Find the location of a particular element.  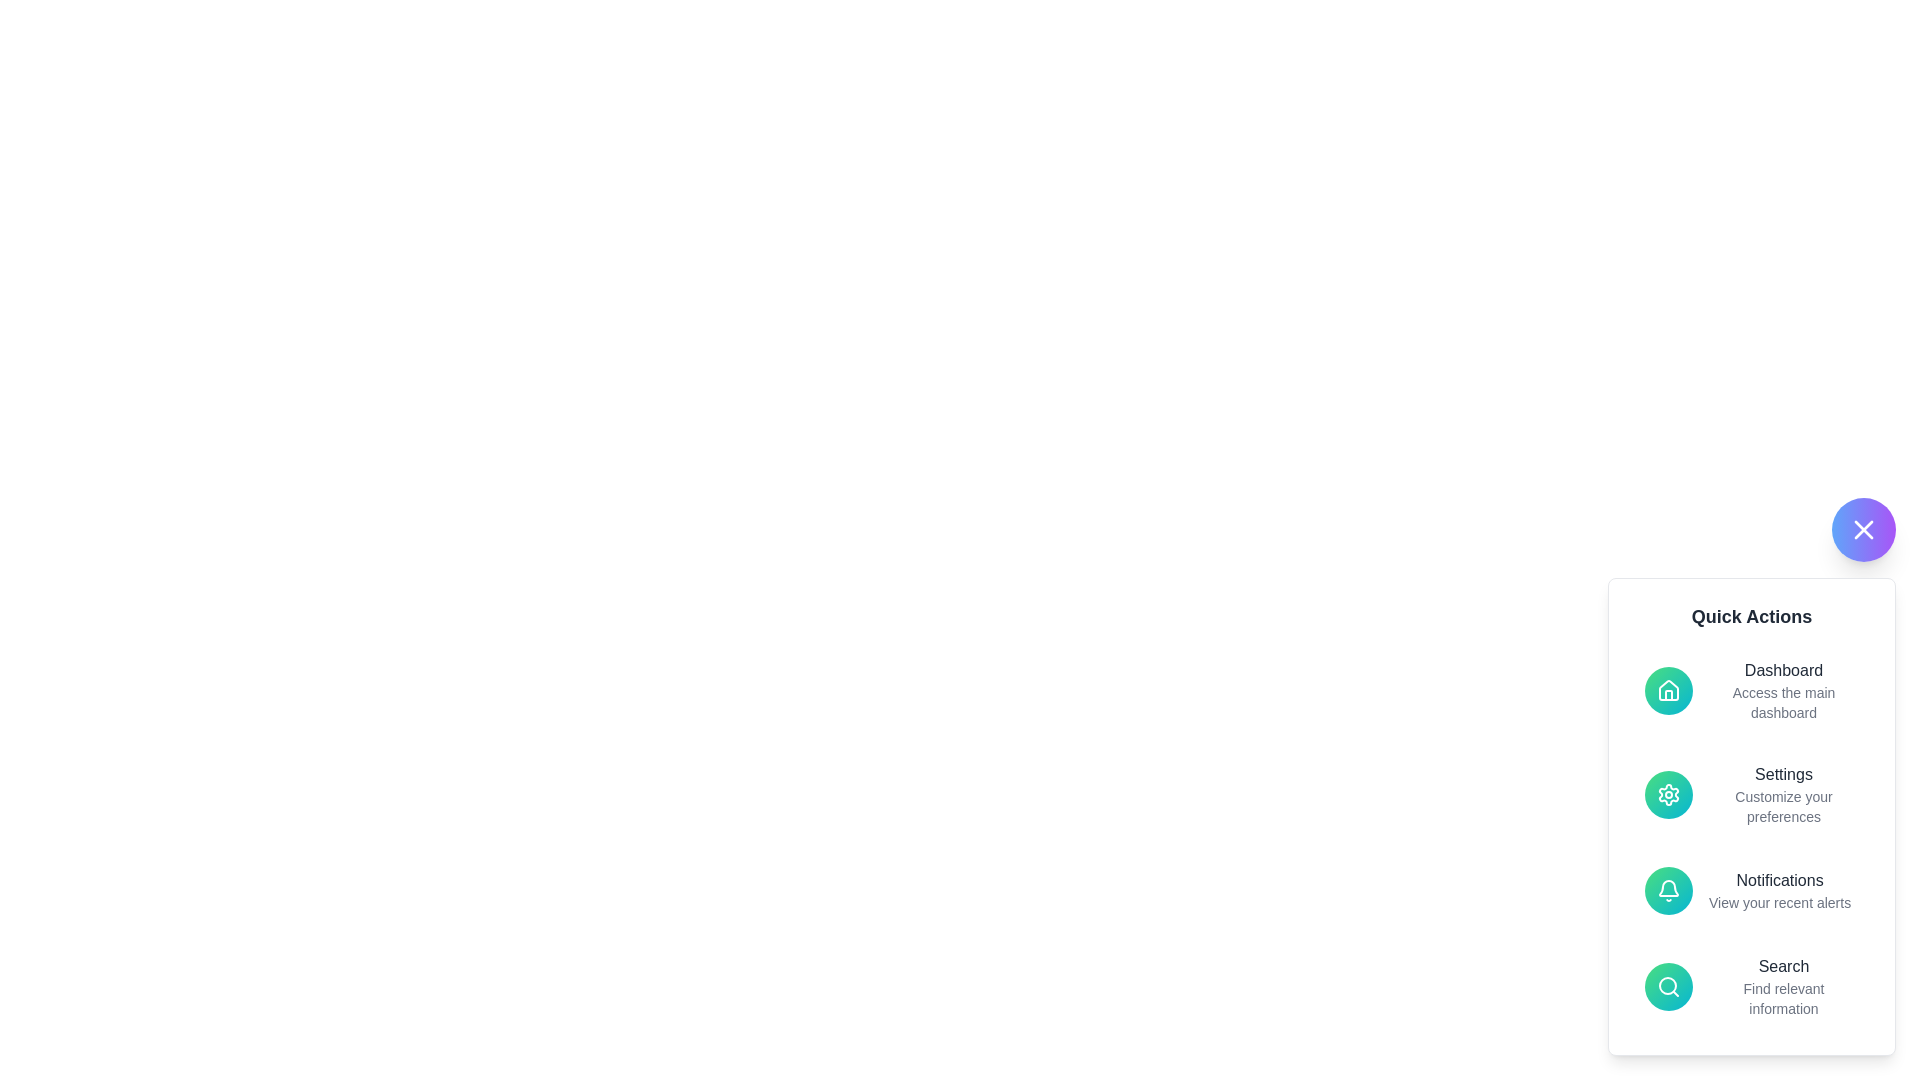

the Notifications option from the menu is located at coordinates (1751, 890).